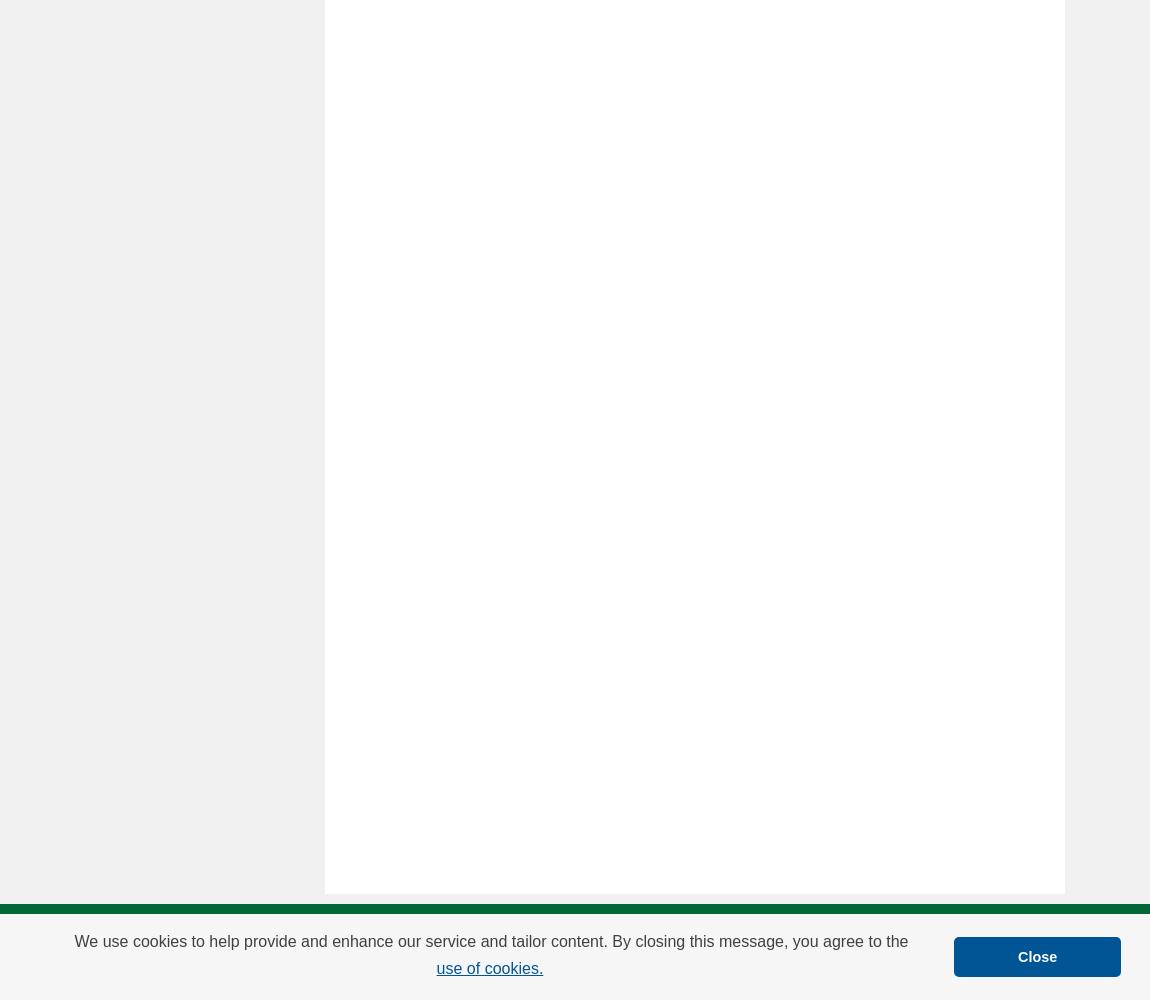 This screenshot has width=1150, height=1000. What do you see at coordinates (674, 939) in the screenshot?
I see `'Ask Us'` at bounding box center [674, 939].